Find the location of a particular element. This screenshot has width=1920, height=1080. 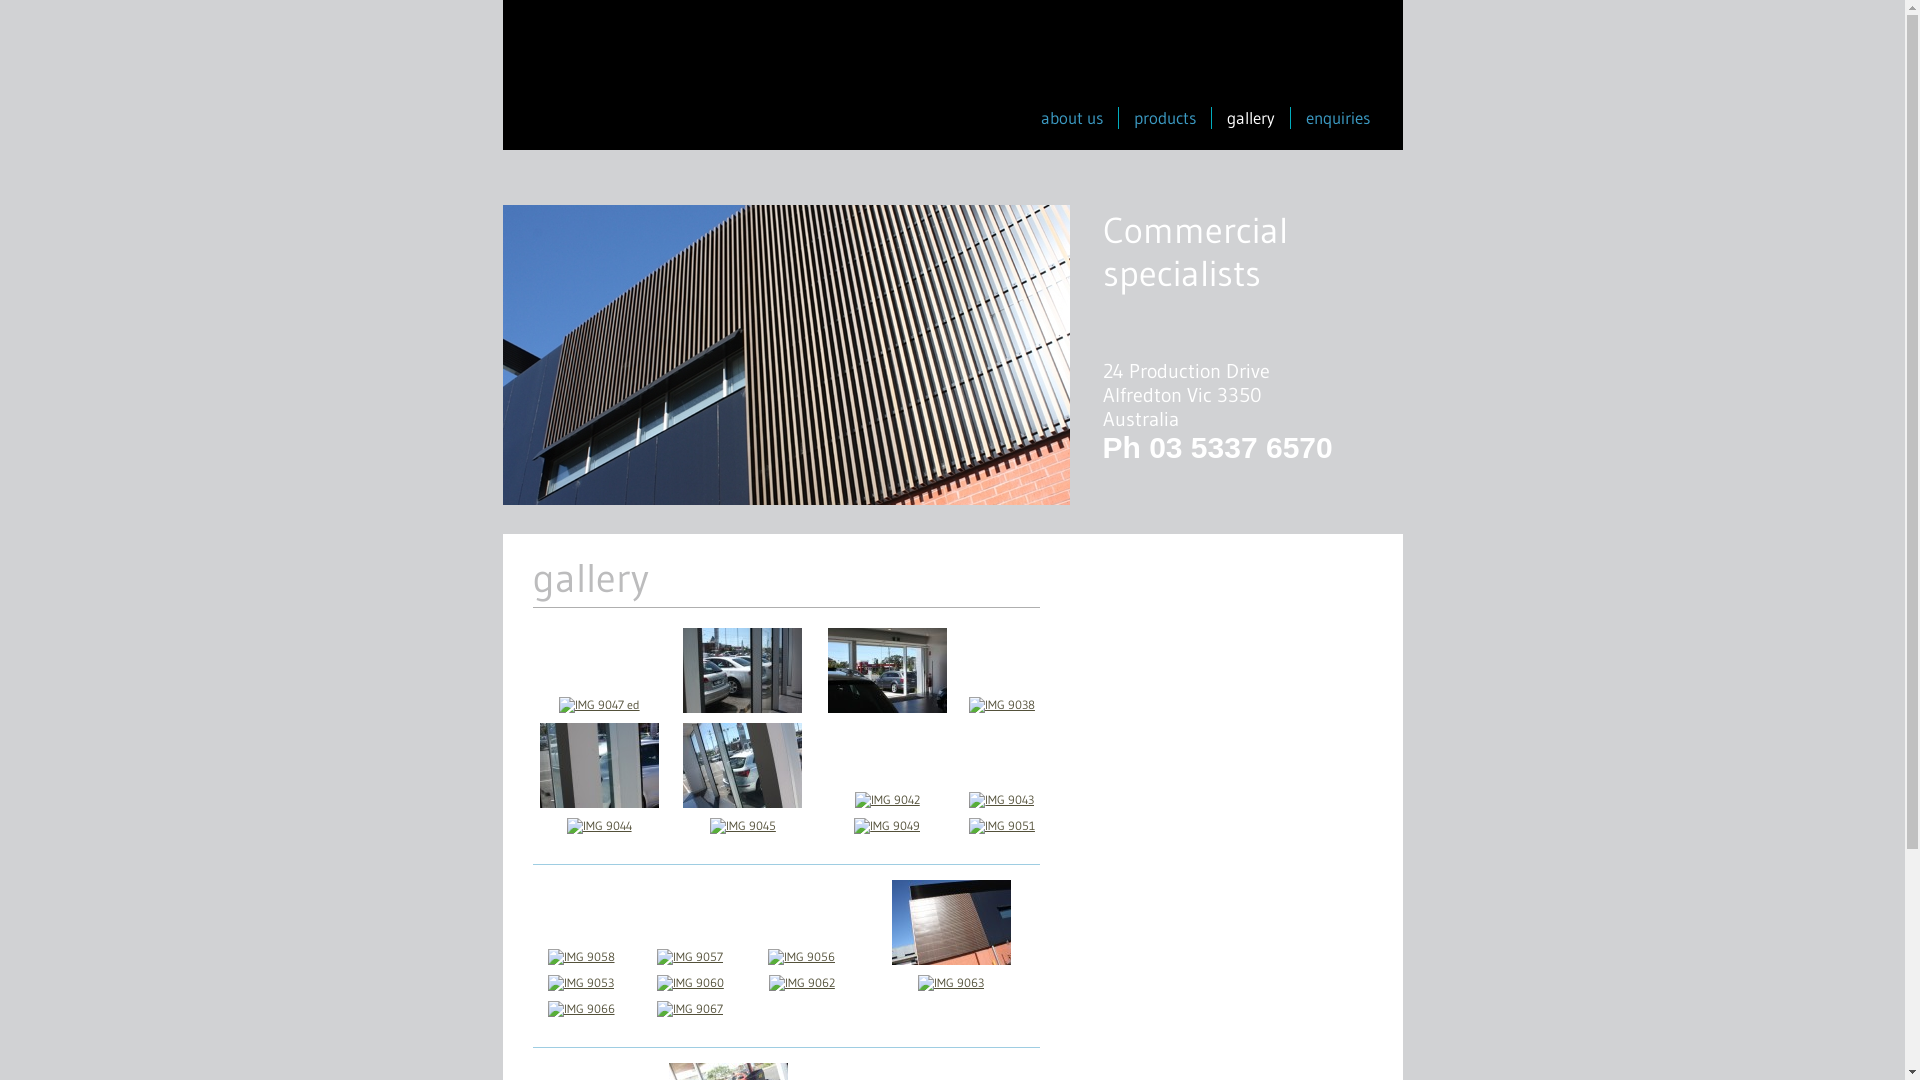

'IMG 9056' is located at coordinates (801, 956).